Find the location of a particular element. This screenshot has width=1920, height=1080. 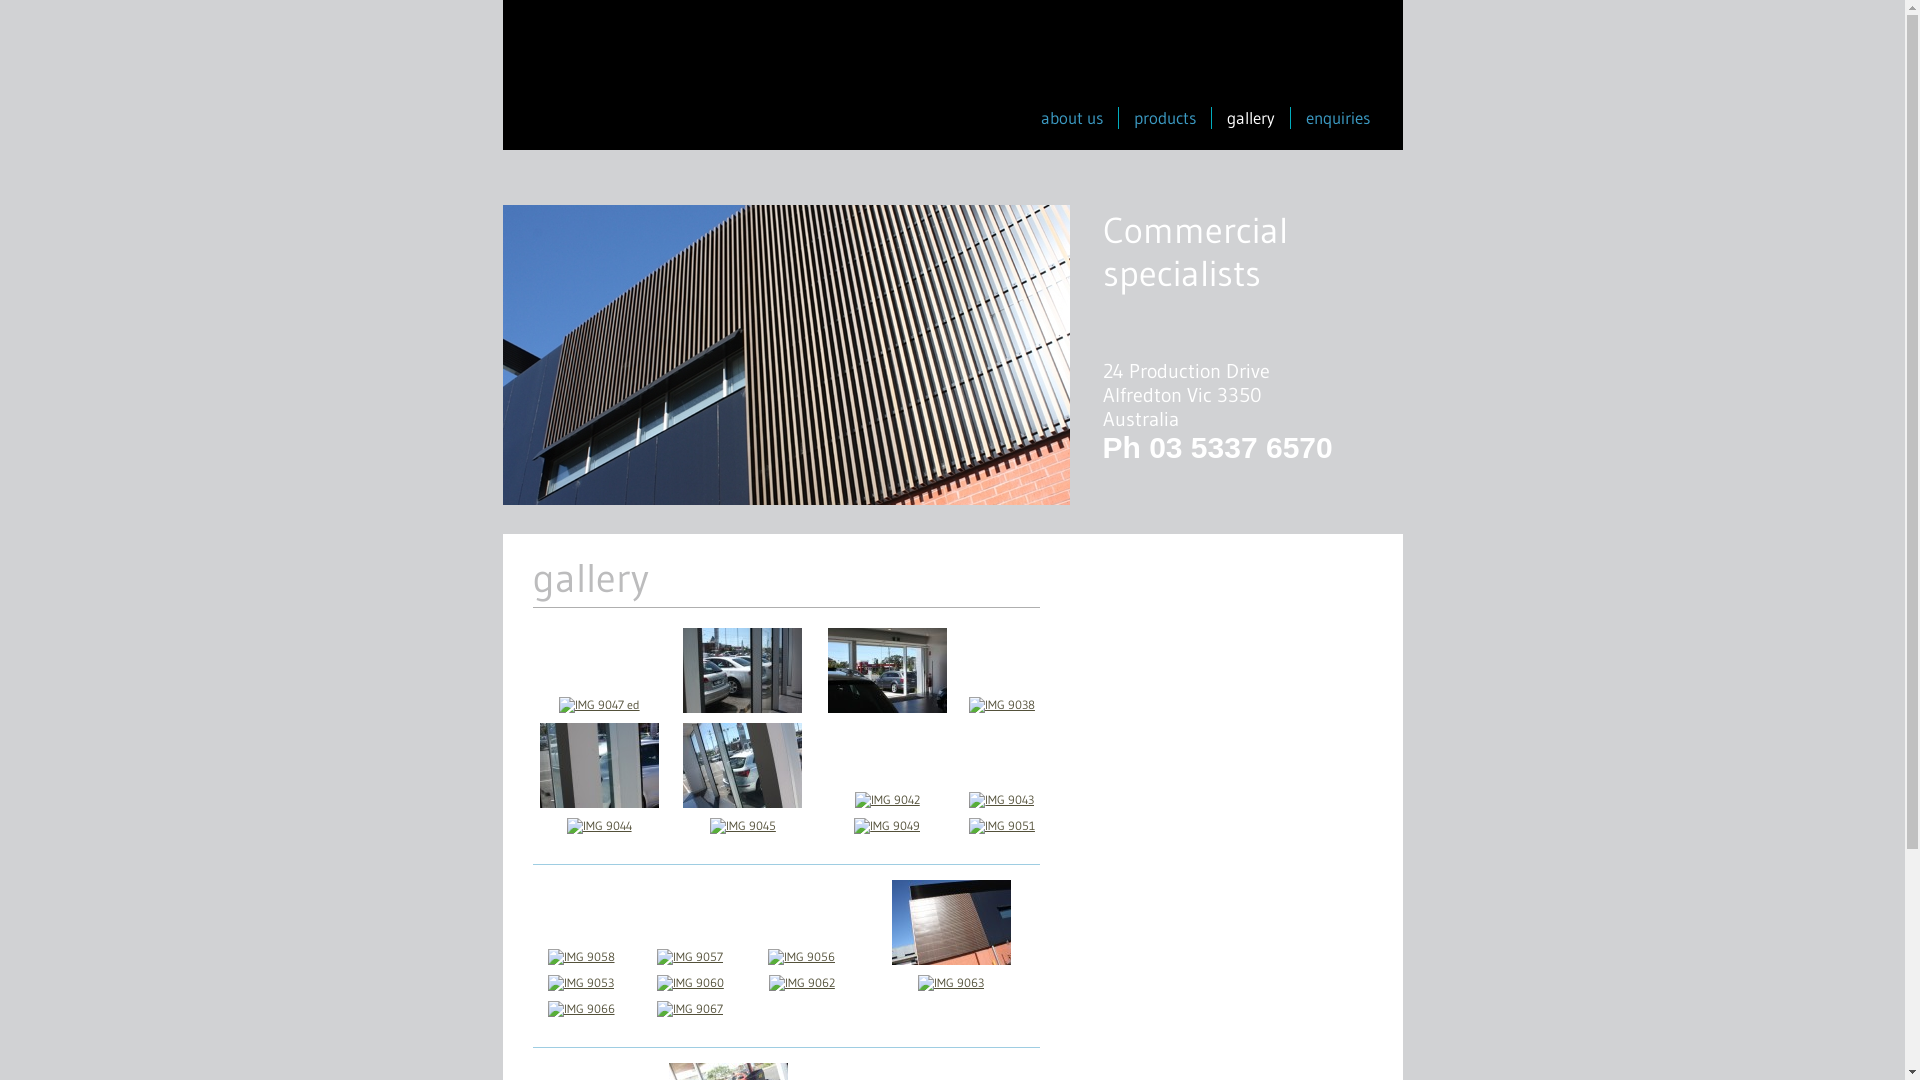

'IMG 9056' is located at coordinates (801, 956).